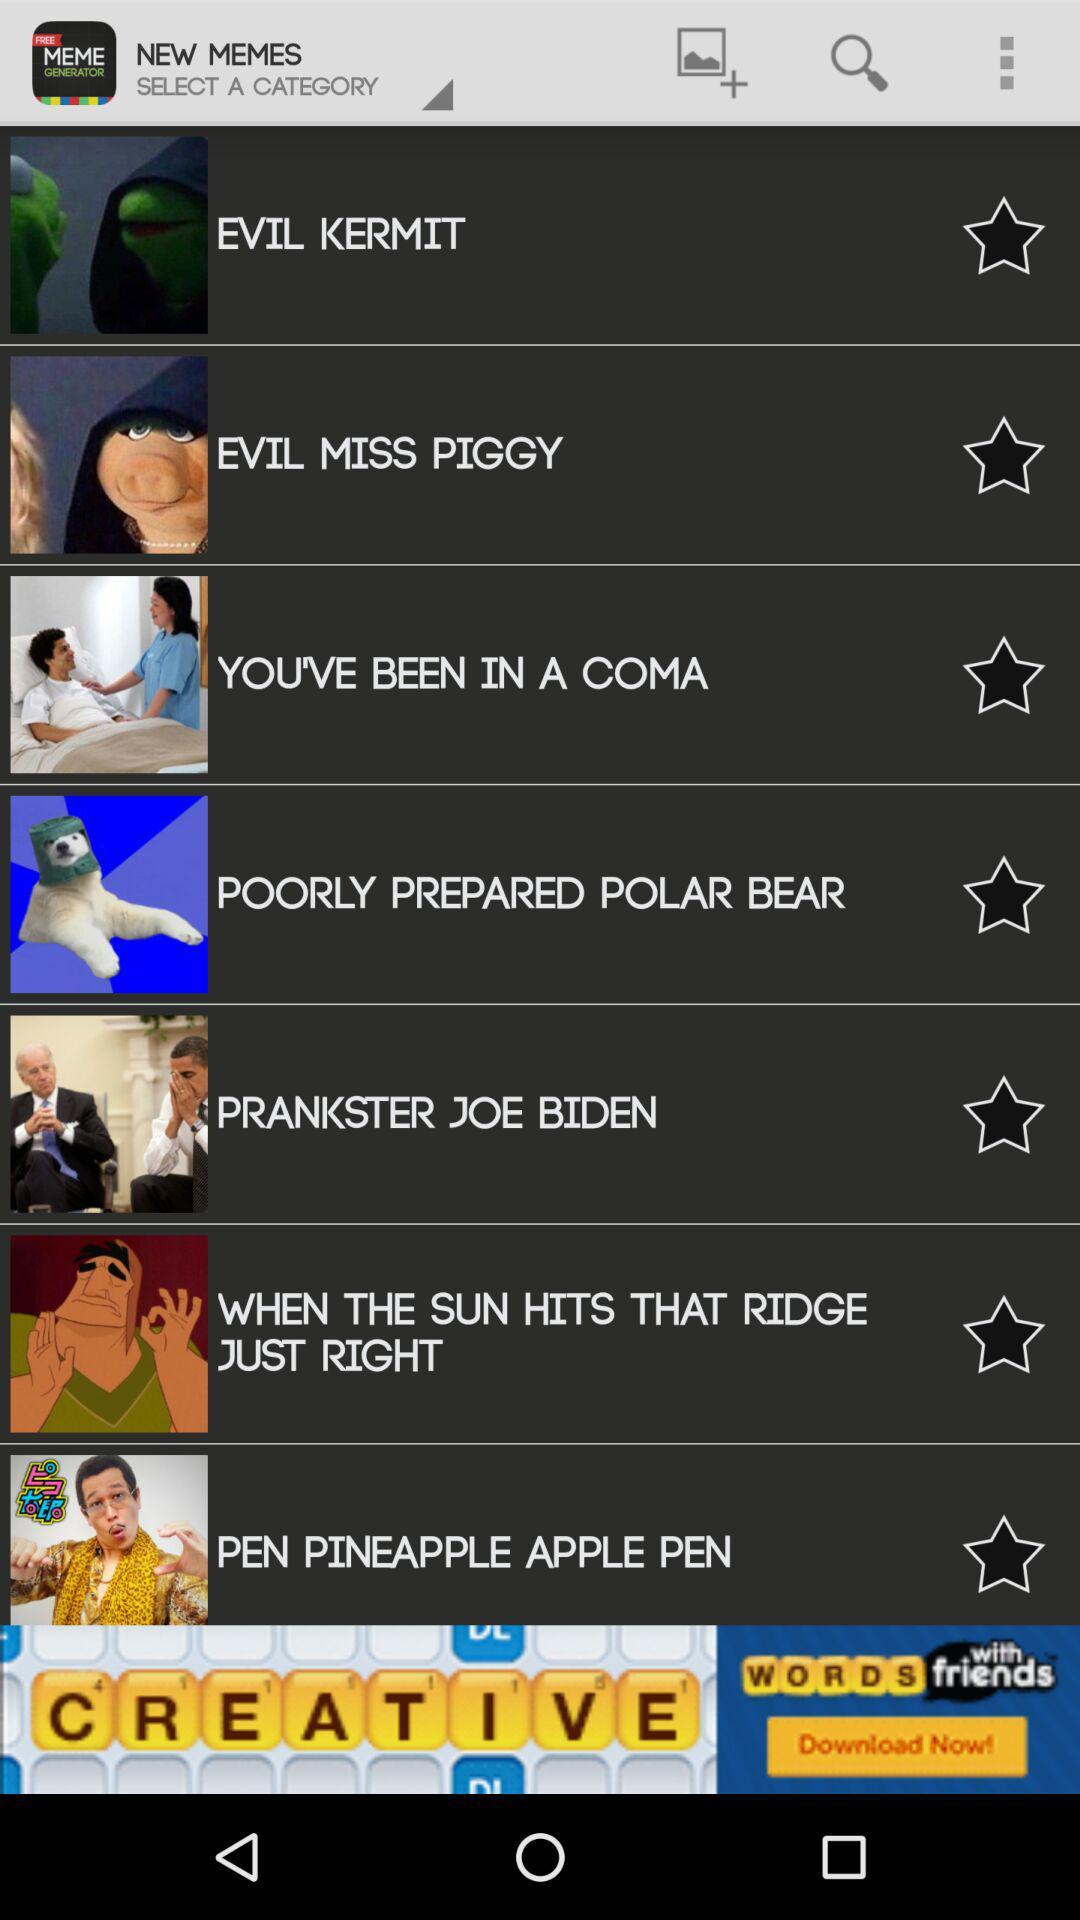 The image size is (1080, 1920). What do you see at coordinates (1003, 453) in the screenshot?
I see `to favourite` at bounding box center [1003, 453].